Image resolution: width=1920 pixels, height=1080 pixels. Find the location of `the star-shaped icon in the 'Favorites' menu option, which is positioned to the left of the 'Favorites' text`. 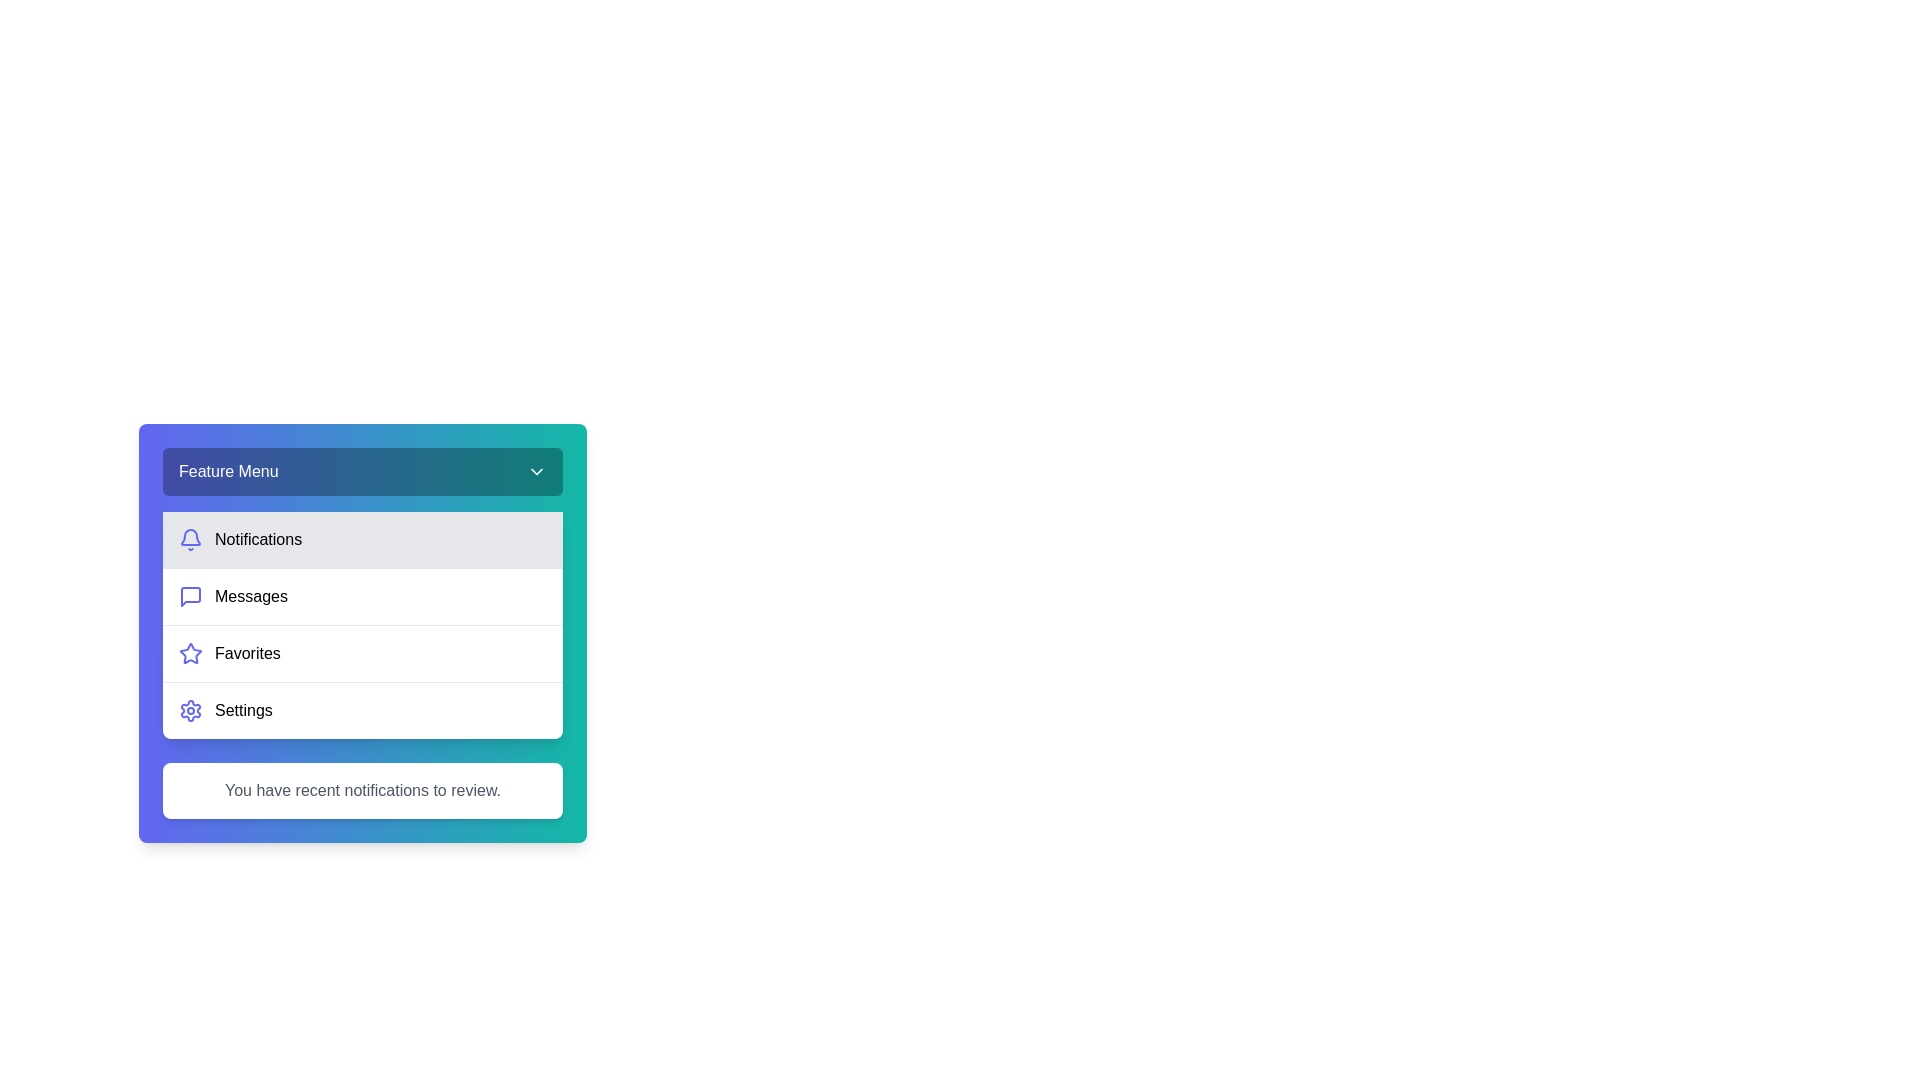

the star-shaped icon in the 'Favorites' menu option, which is positioned to the left of the 'Favorites' text is located at coordinates (191, 654).